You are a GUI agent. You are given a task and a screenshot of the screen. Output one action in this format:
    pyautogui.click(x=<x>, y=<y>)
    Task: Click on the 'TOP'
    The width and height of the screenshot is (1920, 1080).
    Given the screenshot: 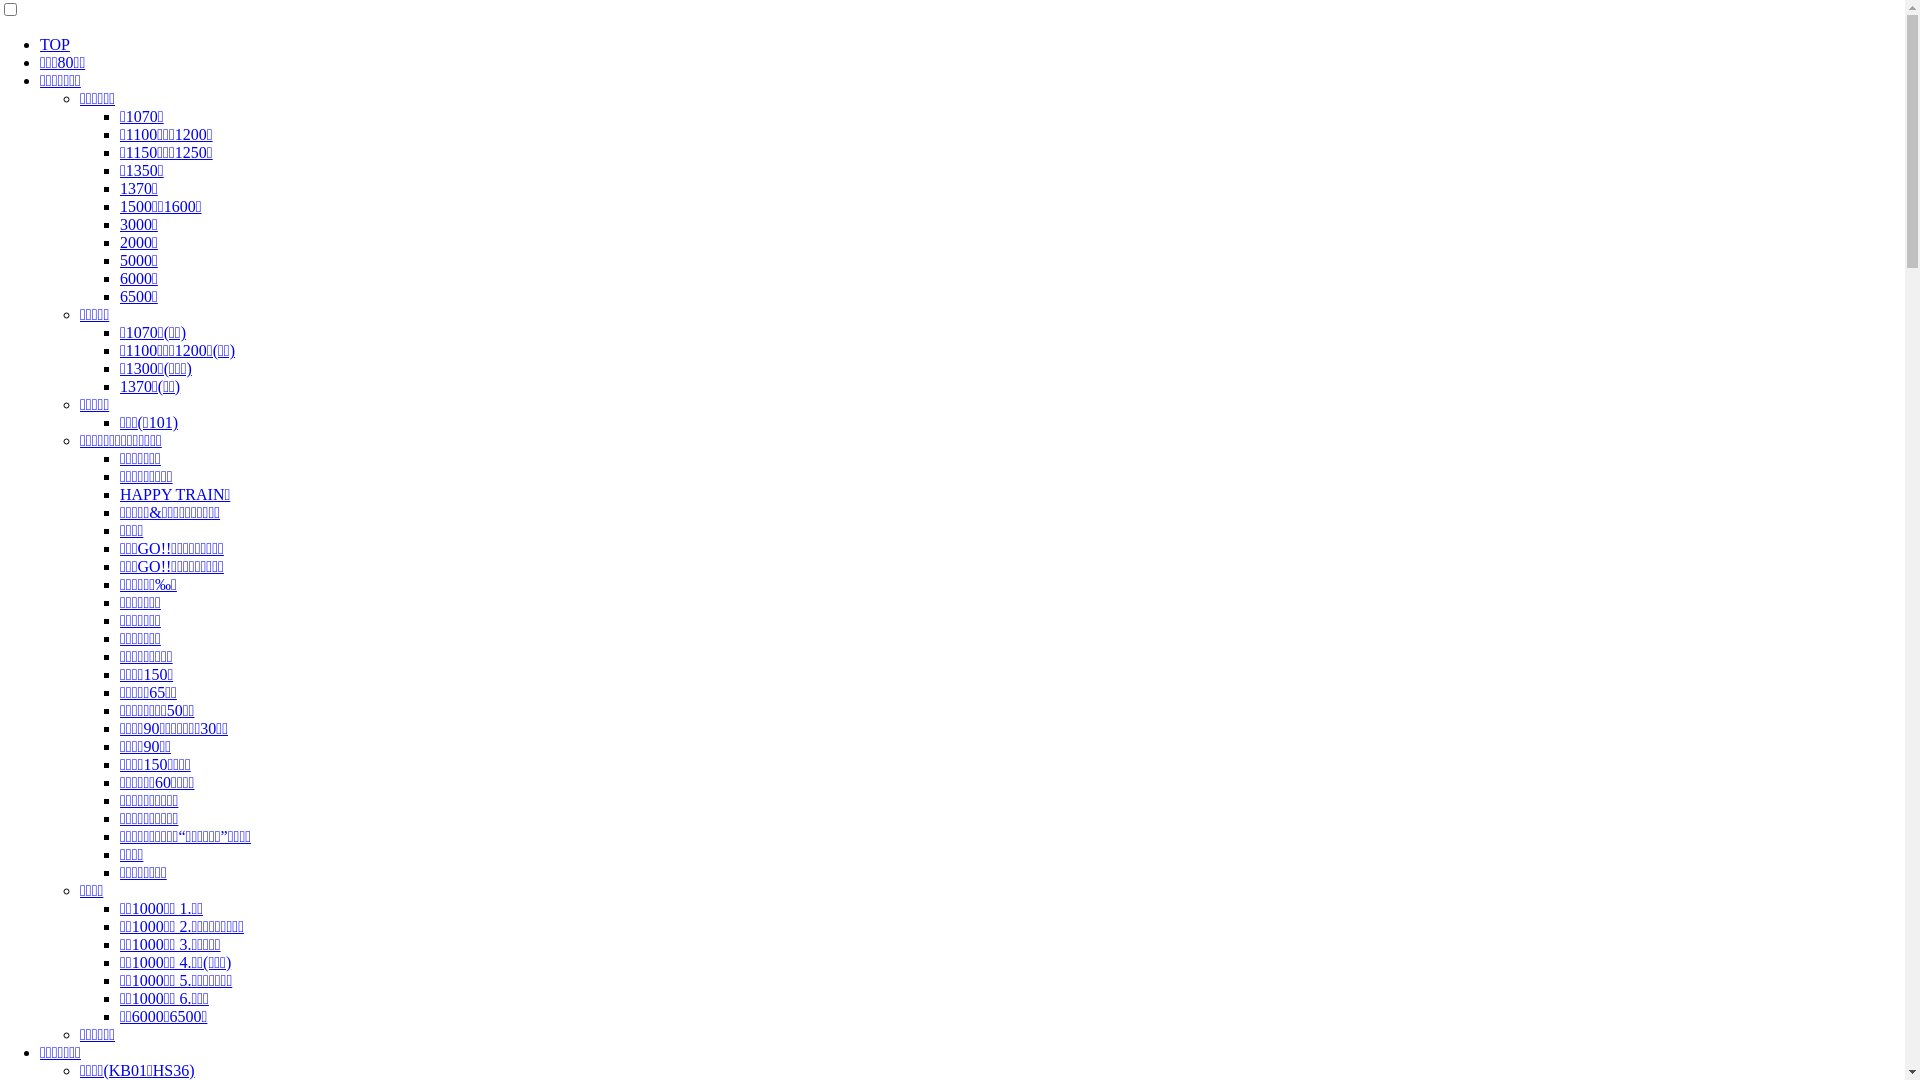 What is the action you would take?
    pyautogui.click(x=39, y=44)
    